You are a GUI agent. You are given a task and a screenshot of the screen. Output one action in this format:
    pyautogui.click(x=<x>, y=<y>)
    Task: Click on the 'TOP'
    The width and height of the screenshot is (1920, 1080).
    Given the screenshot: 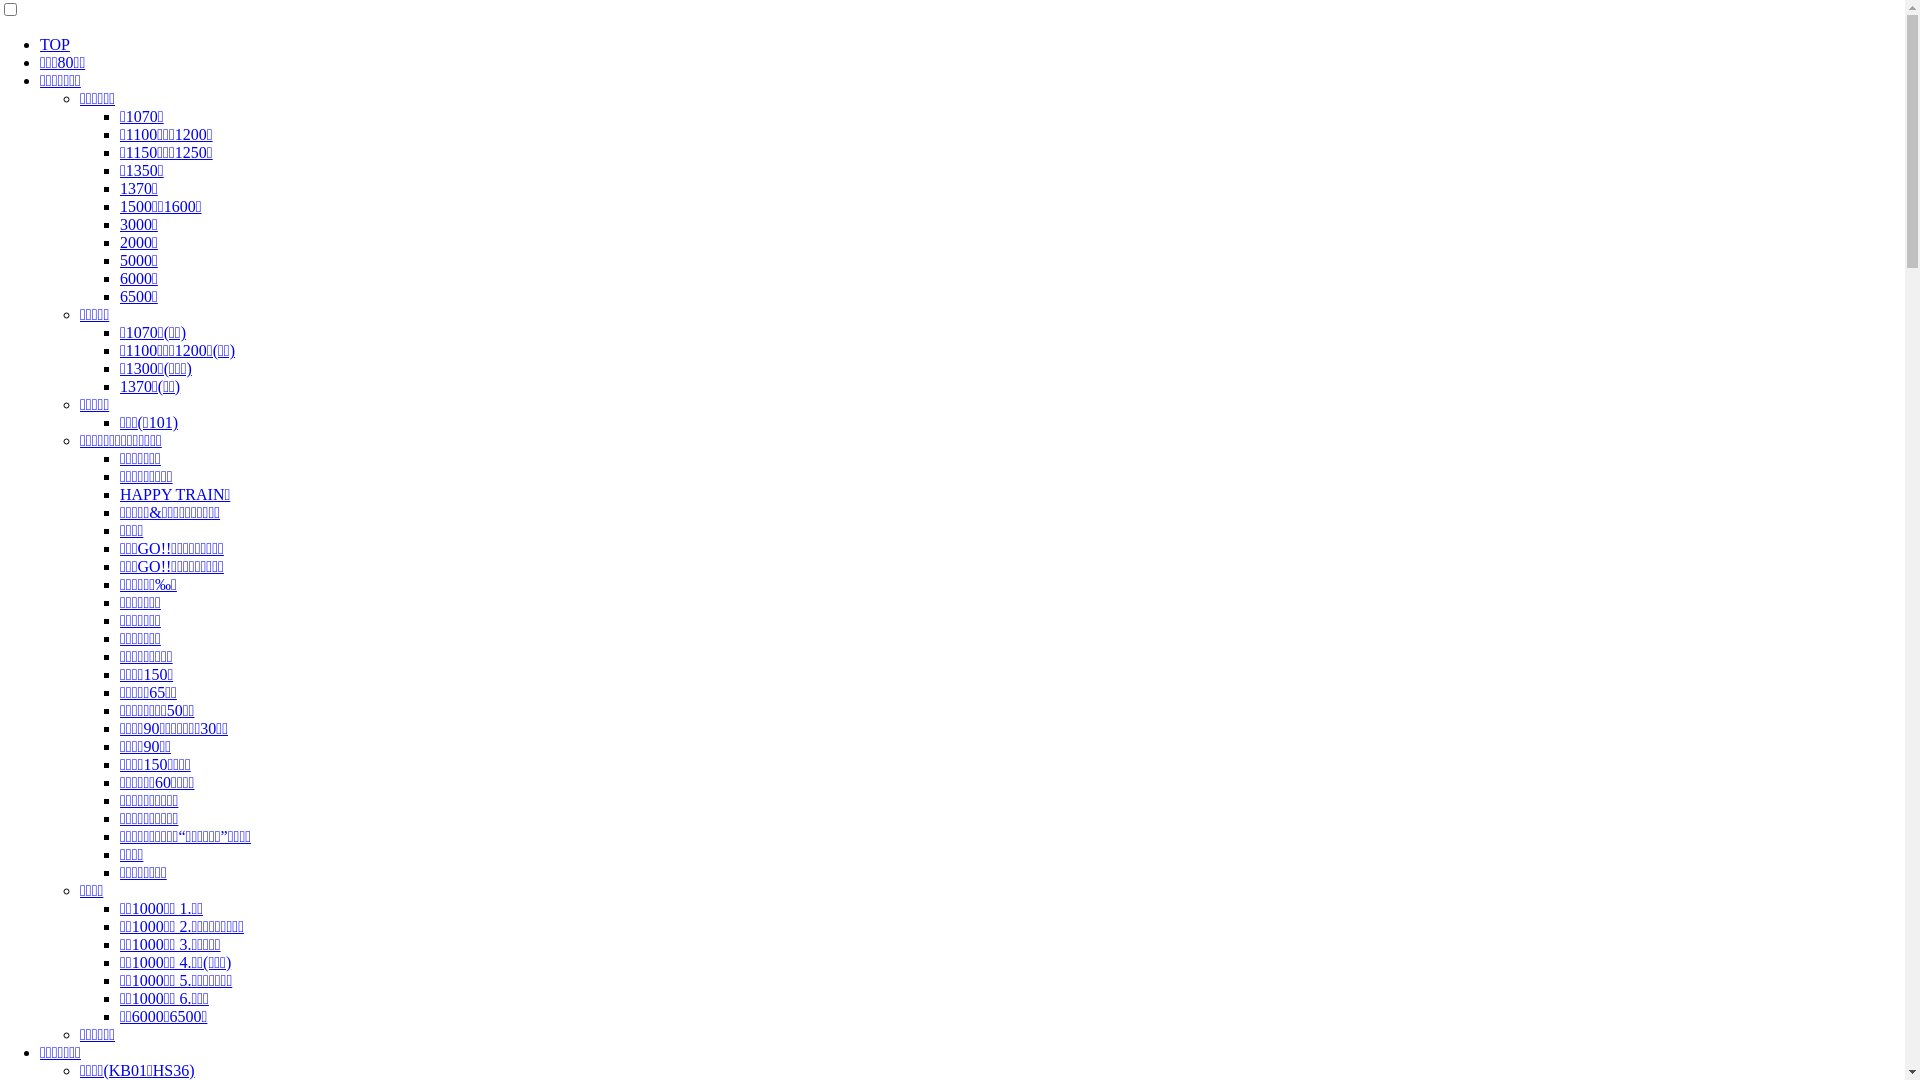 What is the action you would take?
    pyautogui.click(x=39, y=44)
    